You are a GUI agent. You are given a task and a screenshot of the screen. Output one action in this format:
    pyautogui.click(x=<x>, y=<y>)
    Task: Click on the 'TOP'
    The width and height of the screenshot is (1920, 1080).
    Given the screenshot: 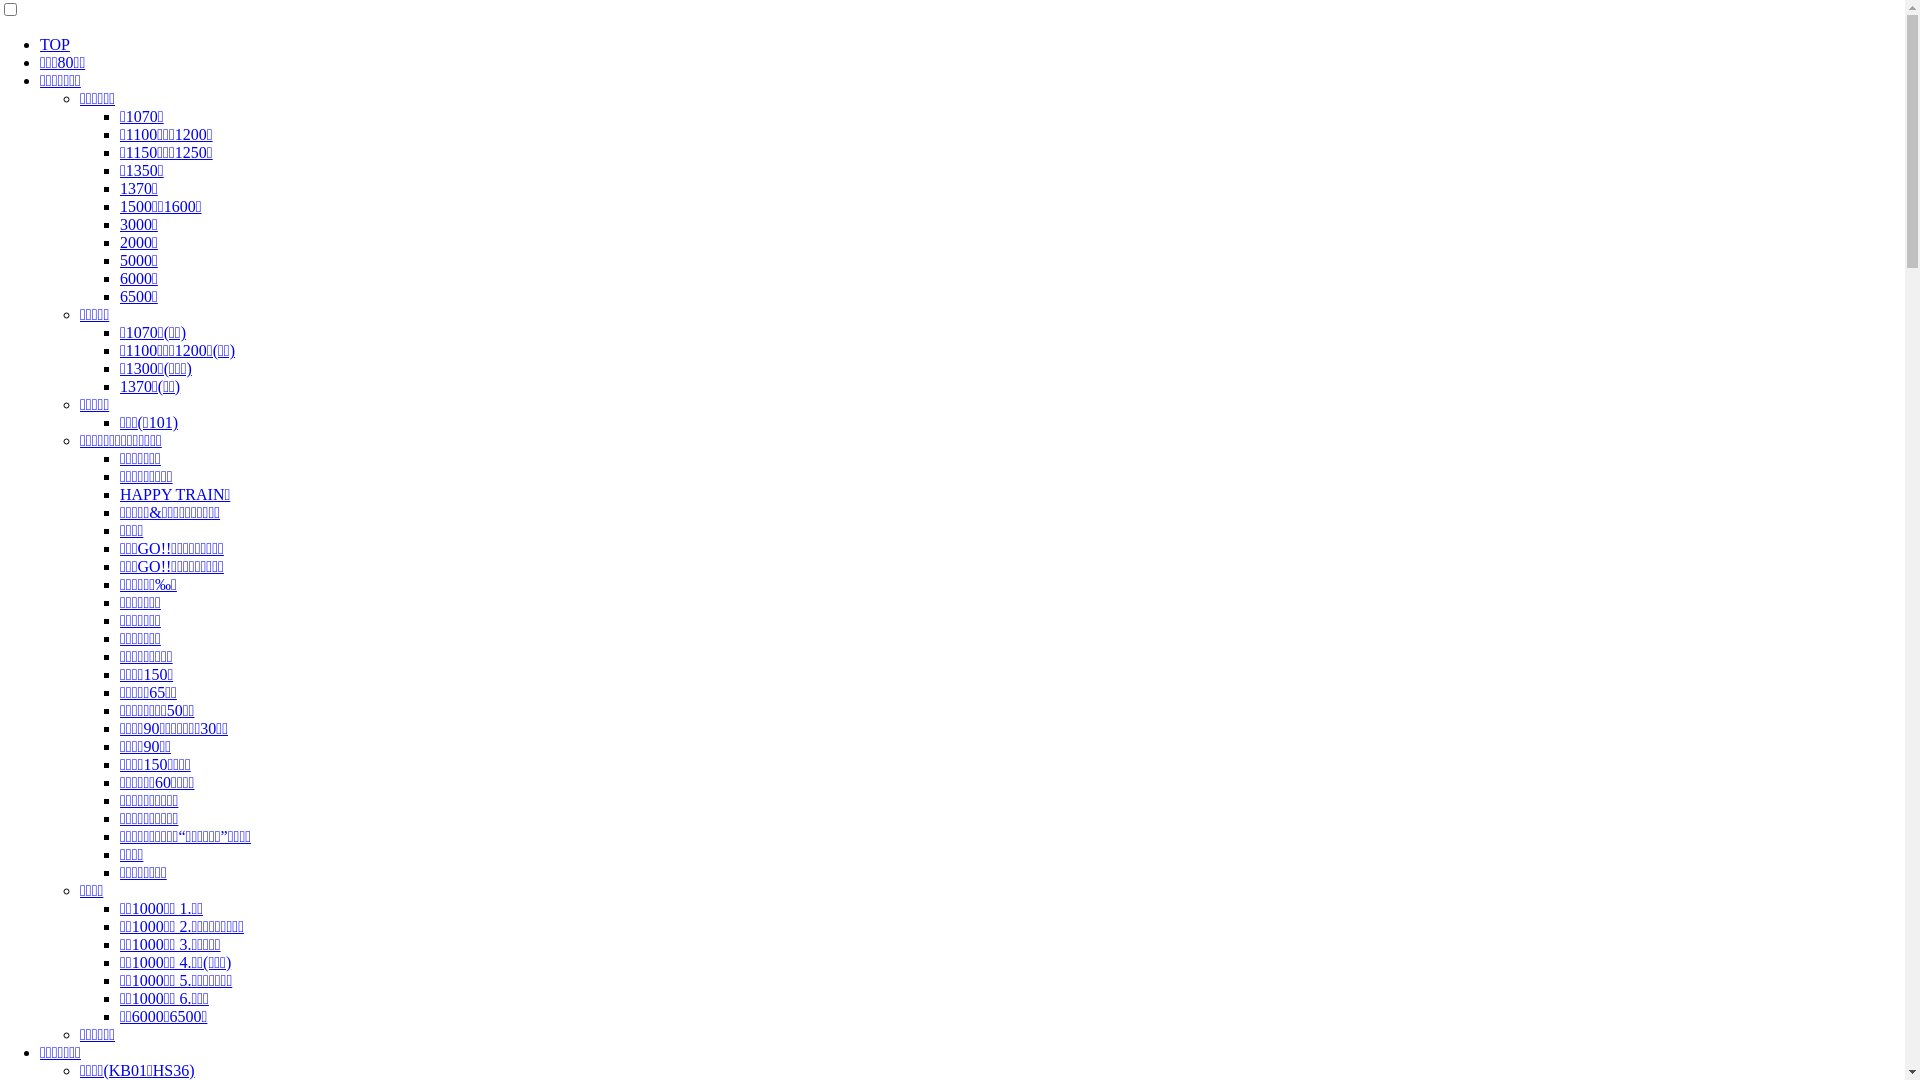 What is the action you would take?
    pyautogui.click(x=39, y=44)
    